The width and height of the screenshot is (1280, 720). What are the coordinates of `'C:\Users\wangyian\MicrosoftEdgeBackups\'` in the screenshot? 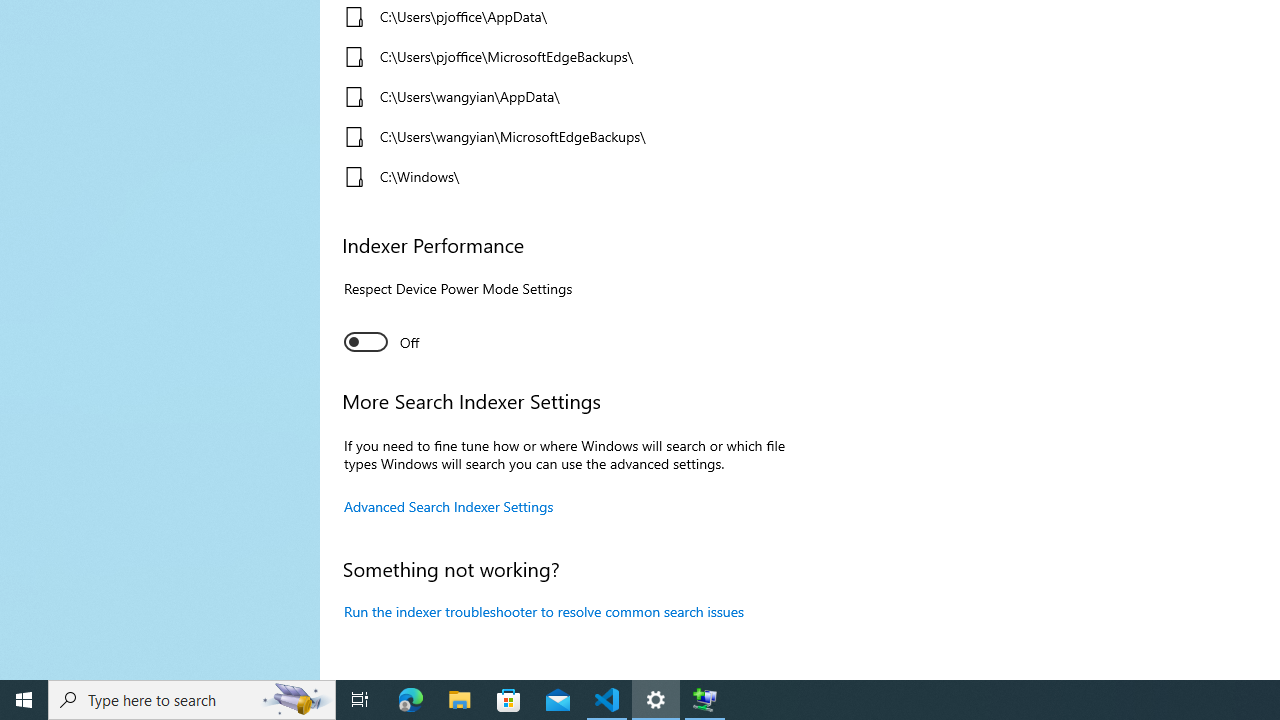 It's located at (562, 135).